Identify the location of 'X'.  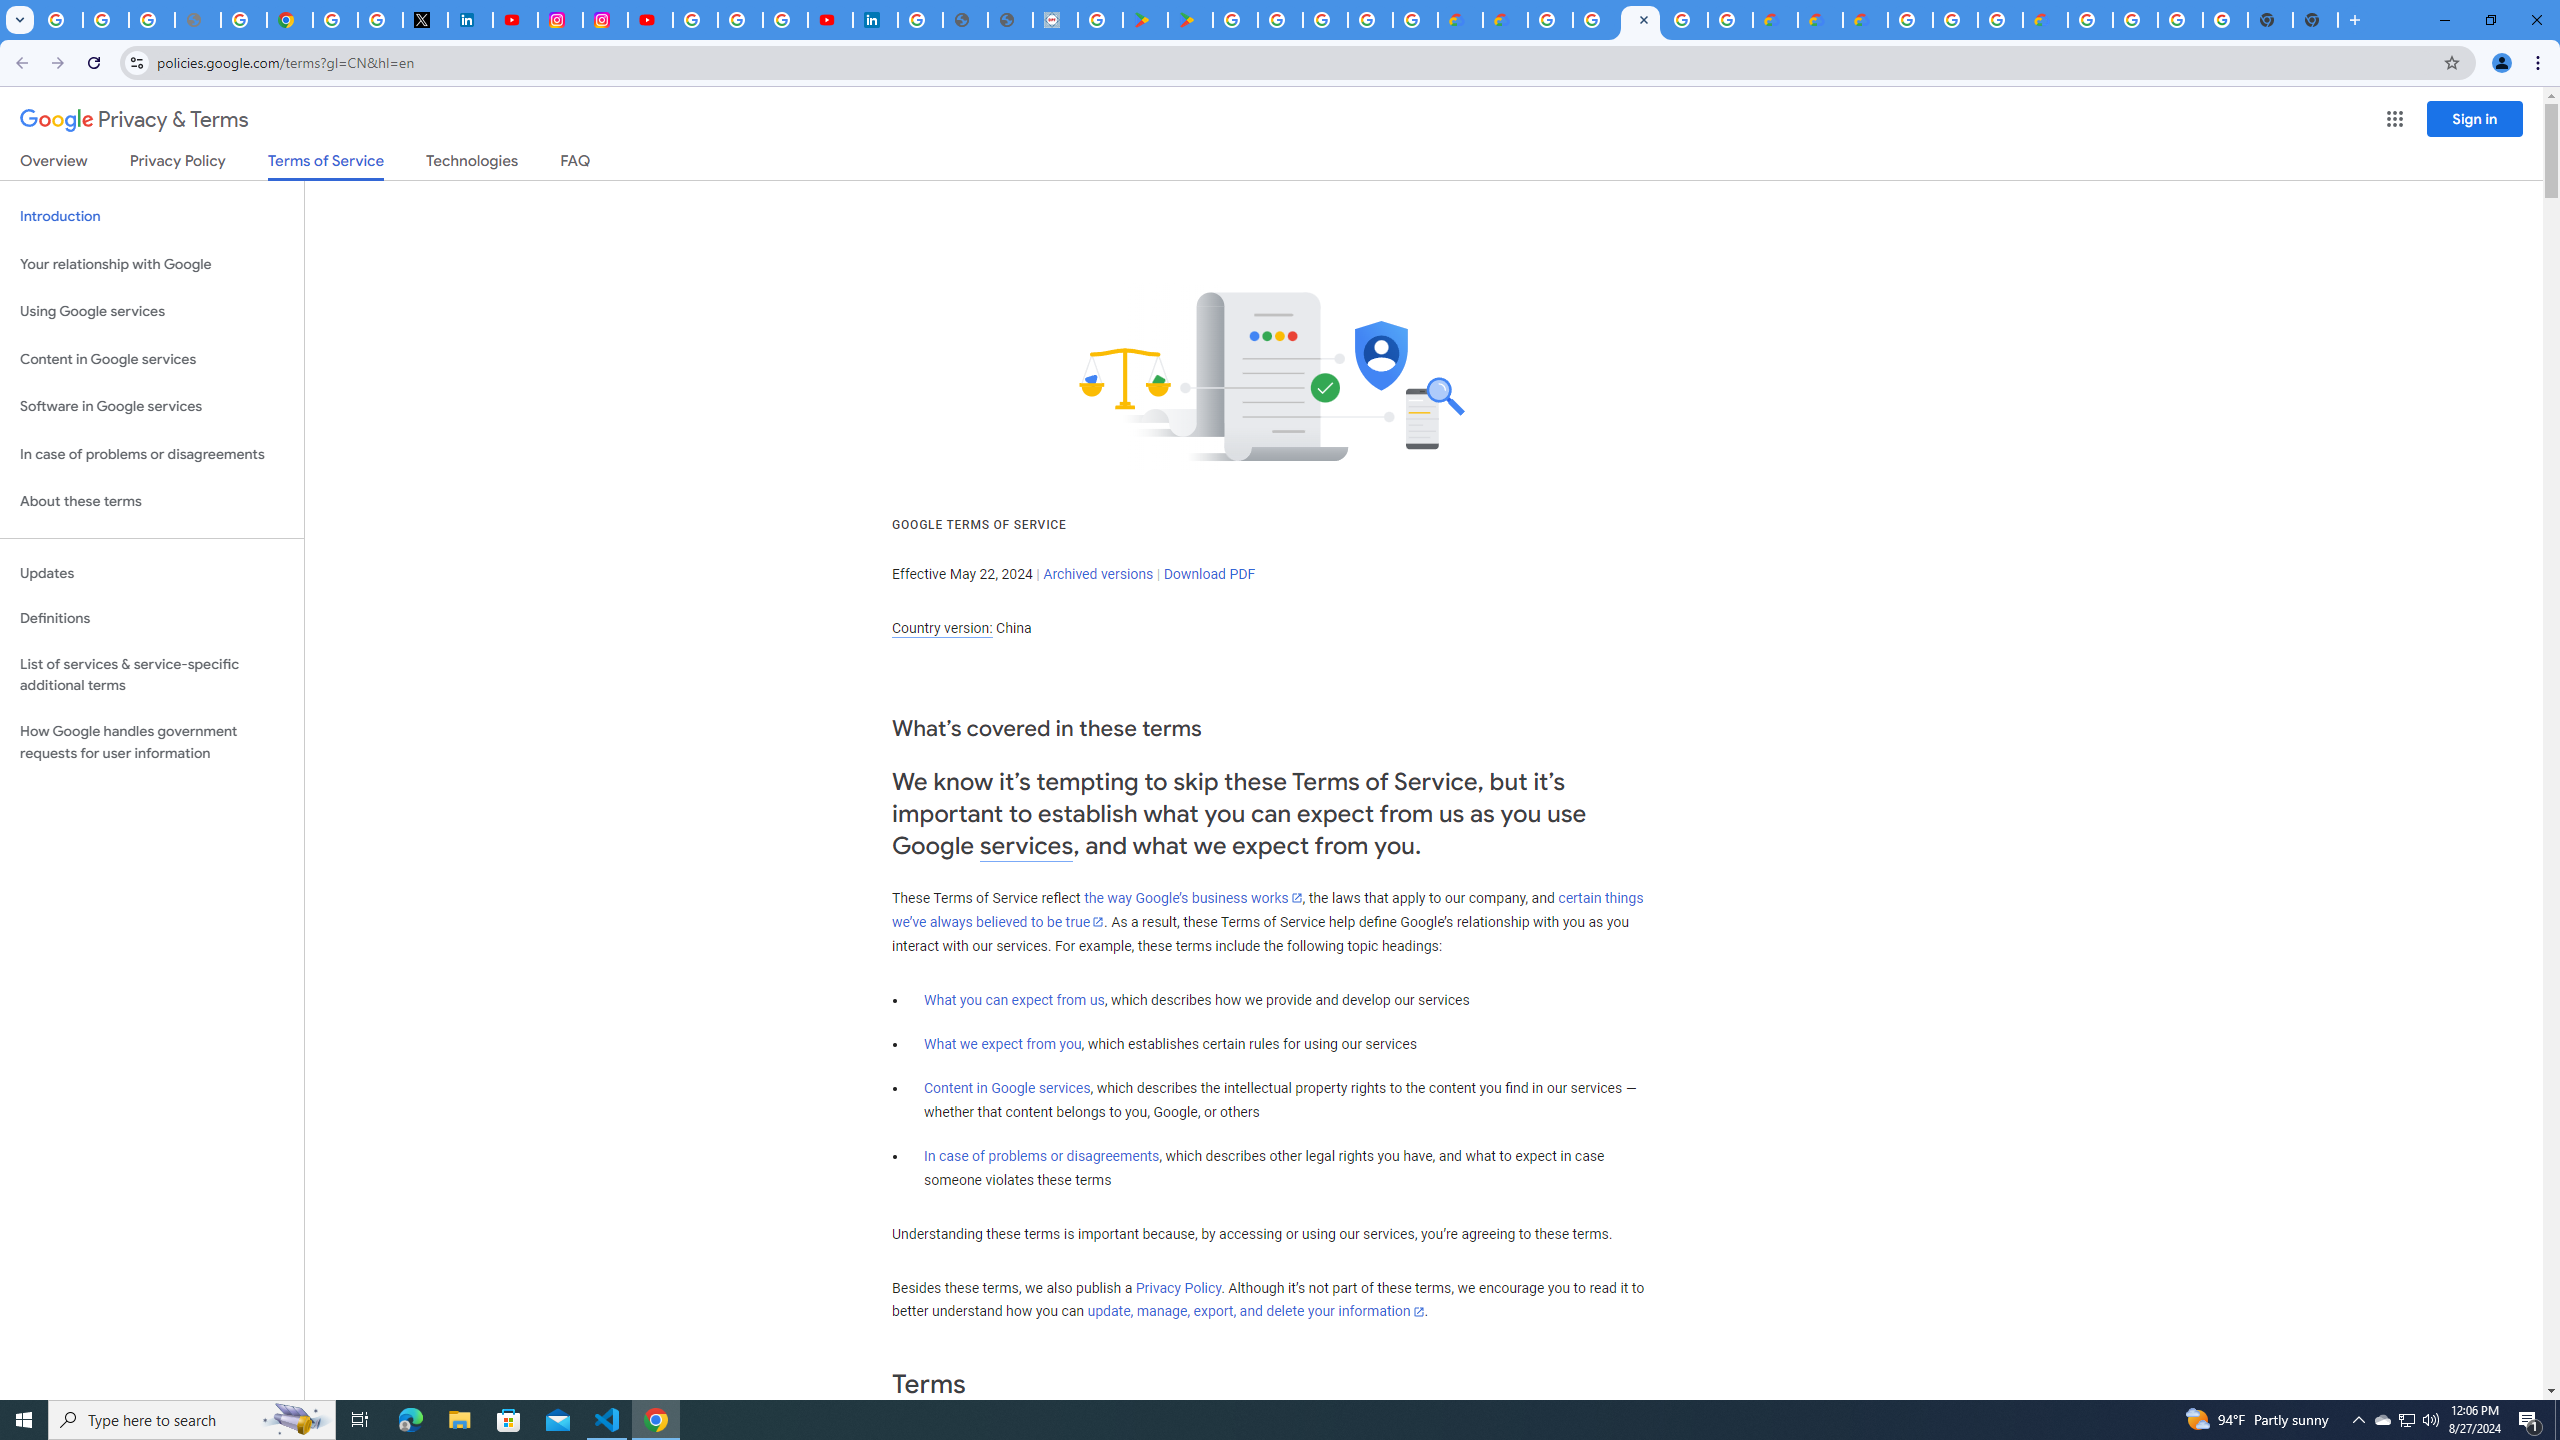
(425, 19).